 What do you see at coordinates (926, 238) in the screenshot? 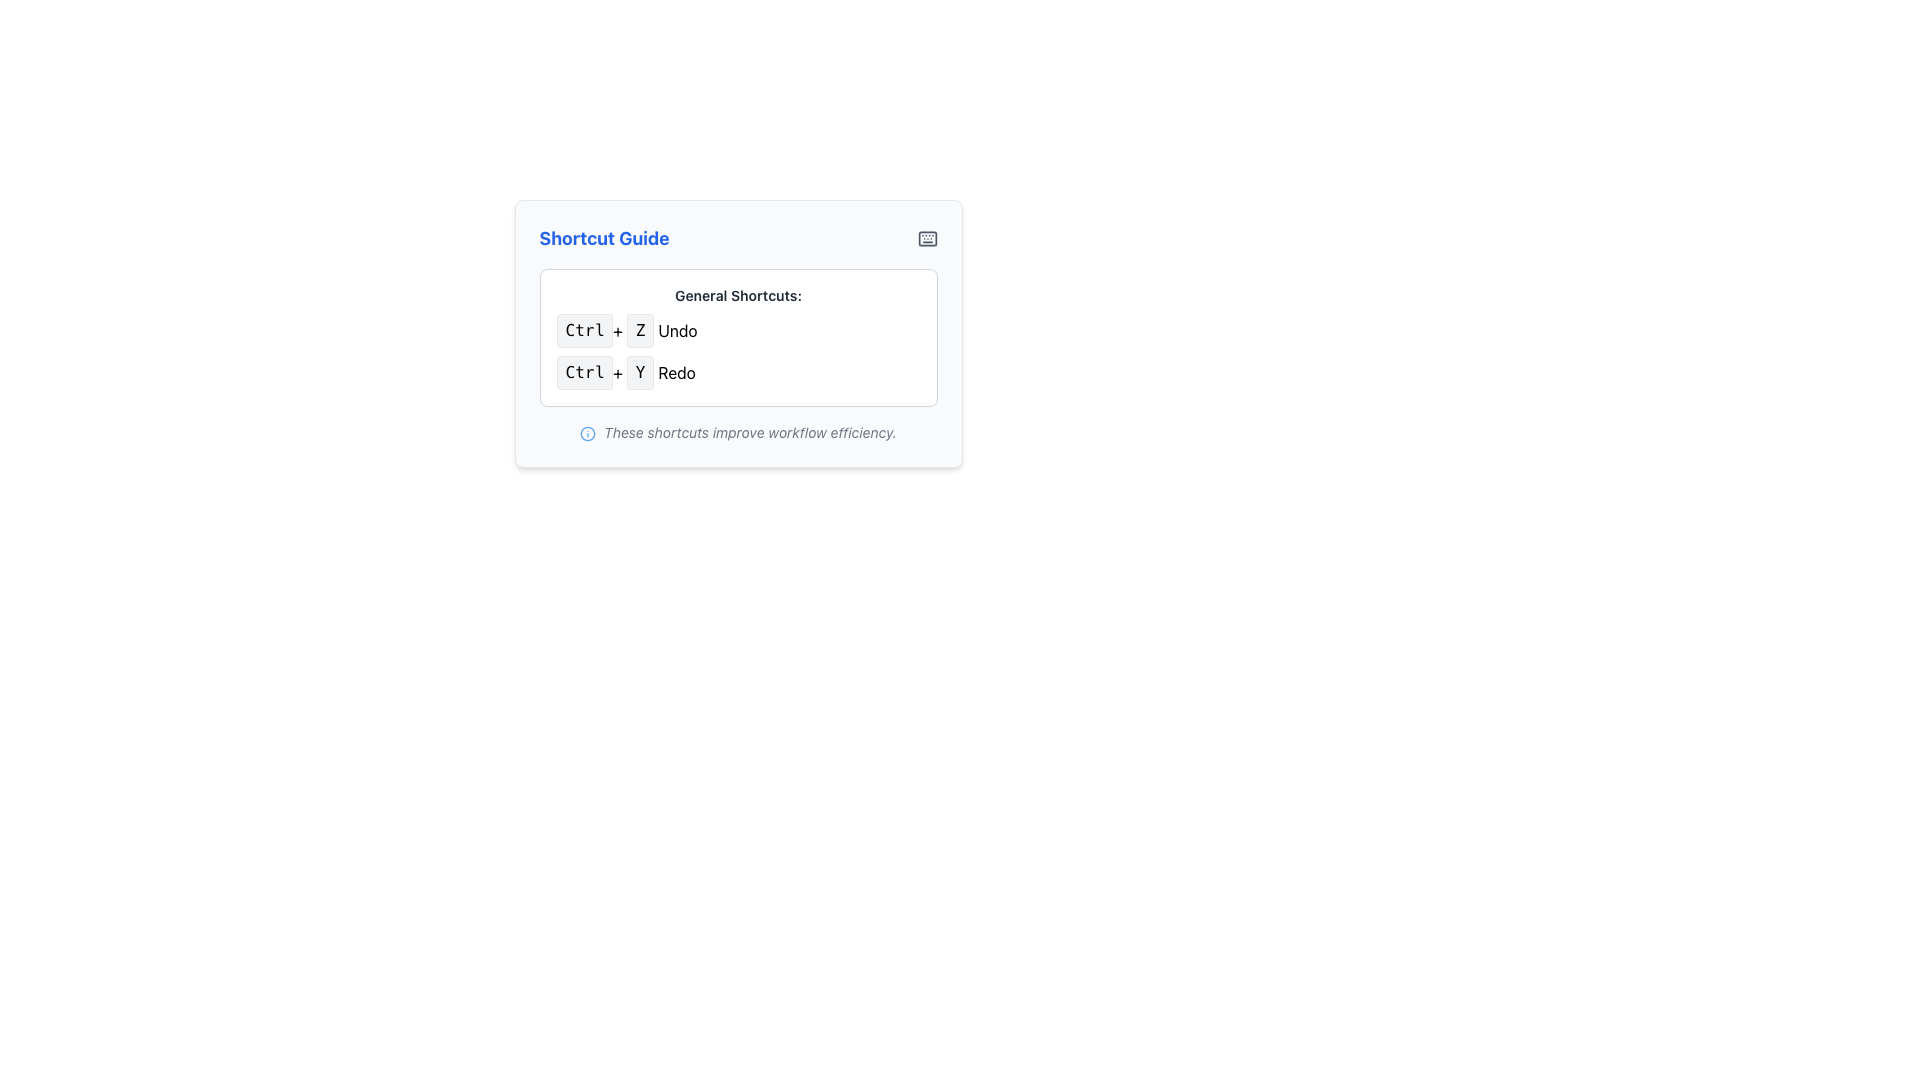
I see `the Icon Button located in the upper-right corner of the 'Shortcut Guide' section` at bounding box center [926, 238].